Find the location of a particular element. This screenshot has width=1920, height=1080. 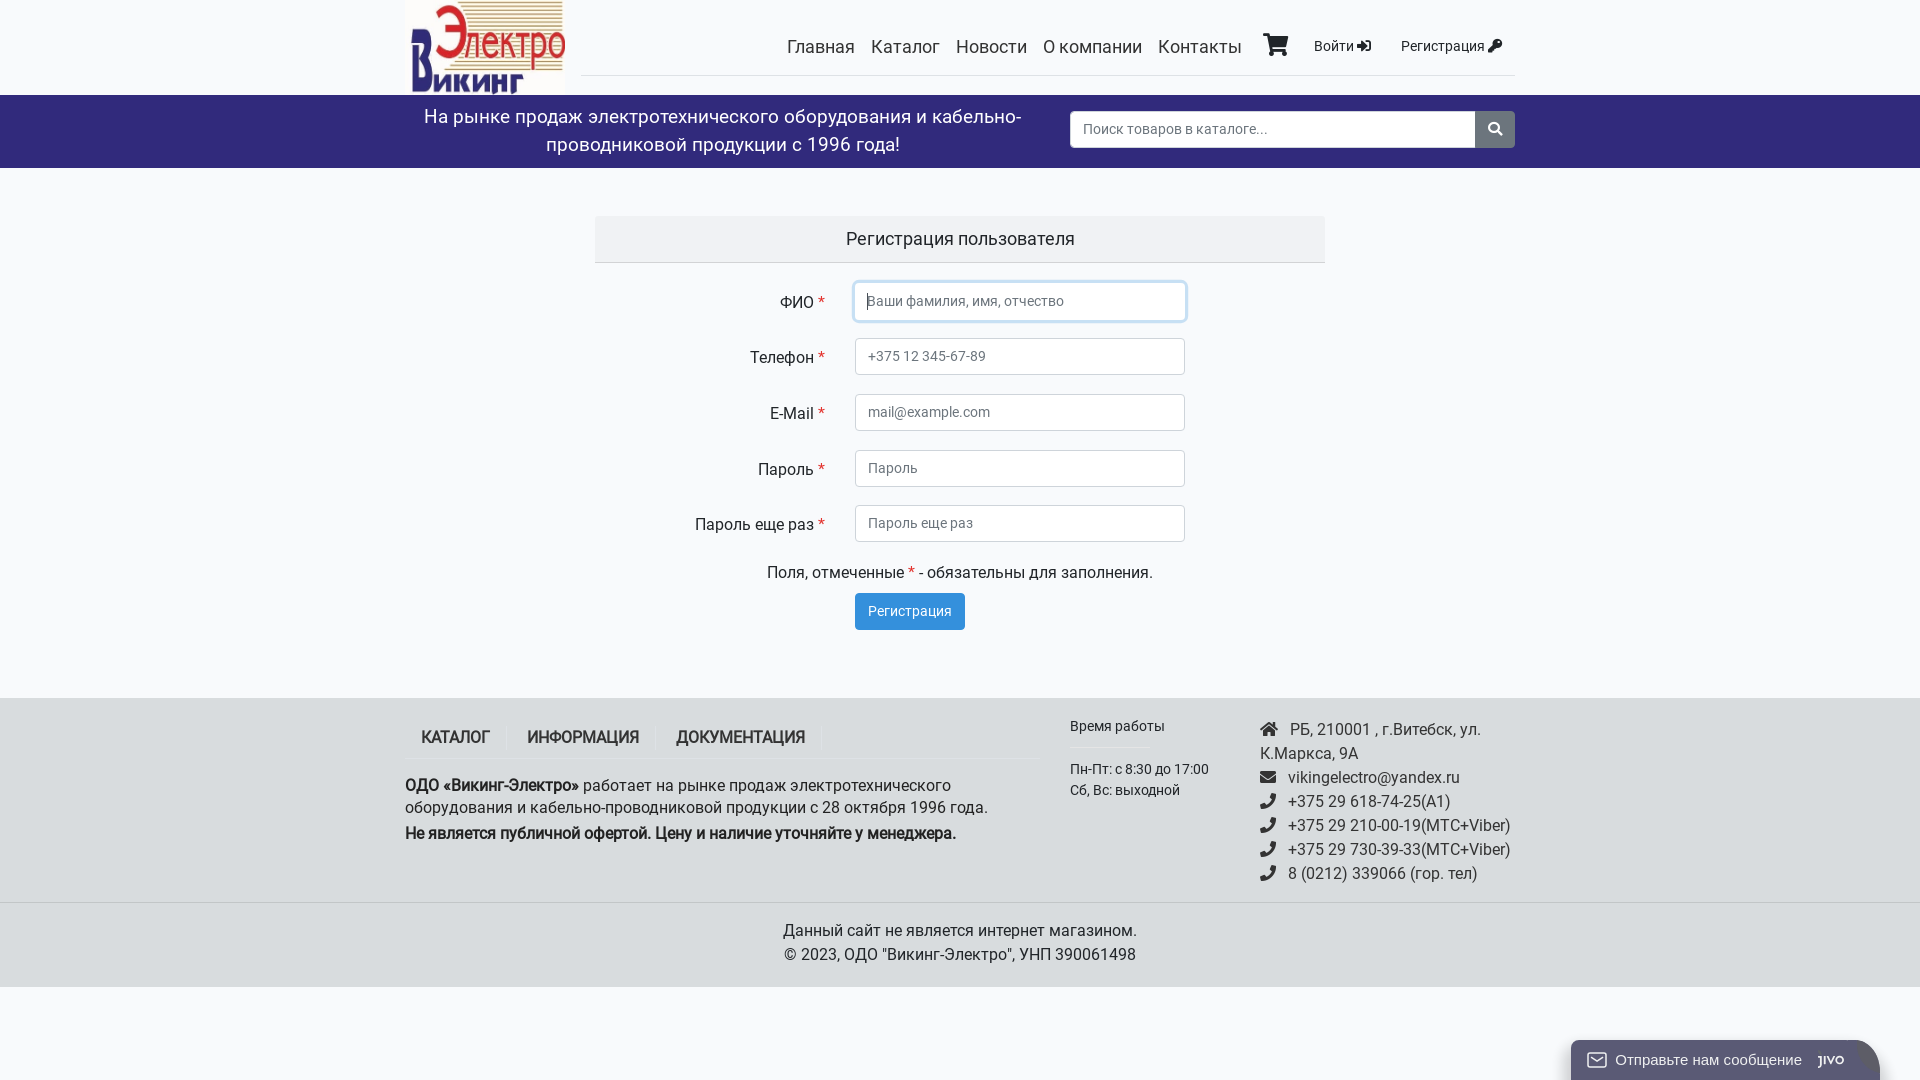

'+375 29 618-74-25(A1)' is located at coordinates (1386, 801).